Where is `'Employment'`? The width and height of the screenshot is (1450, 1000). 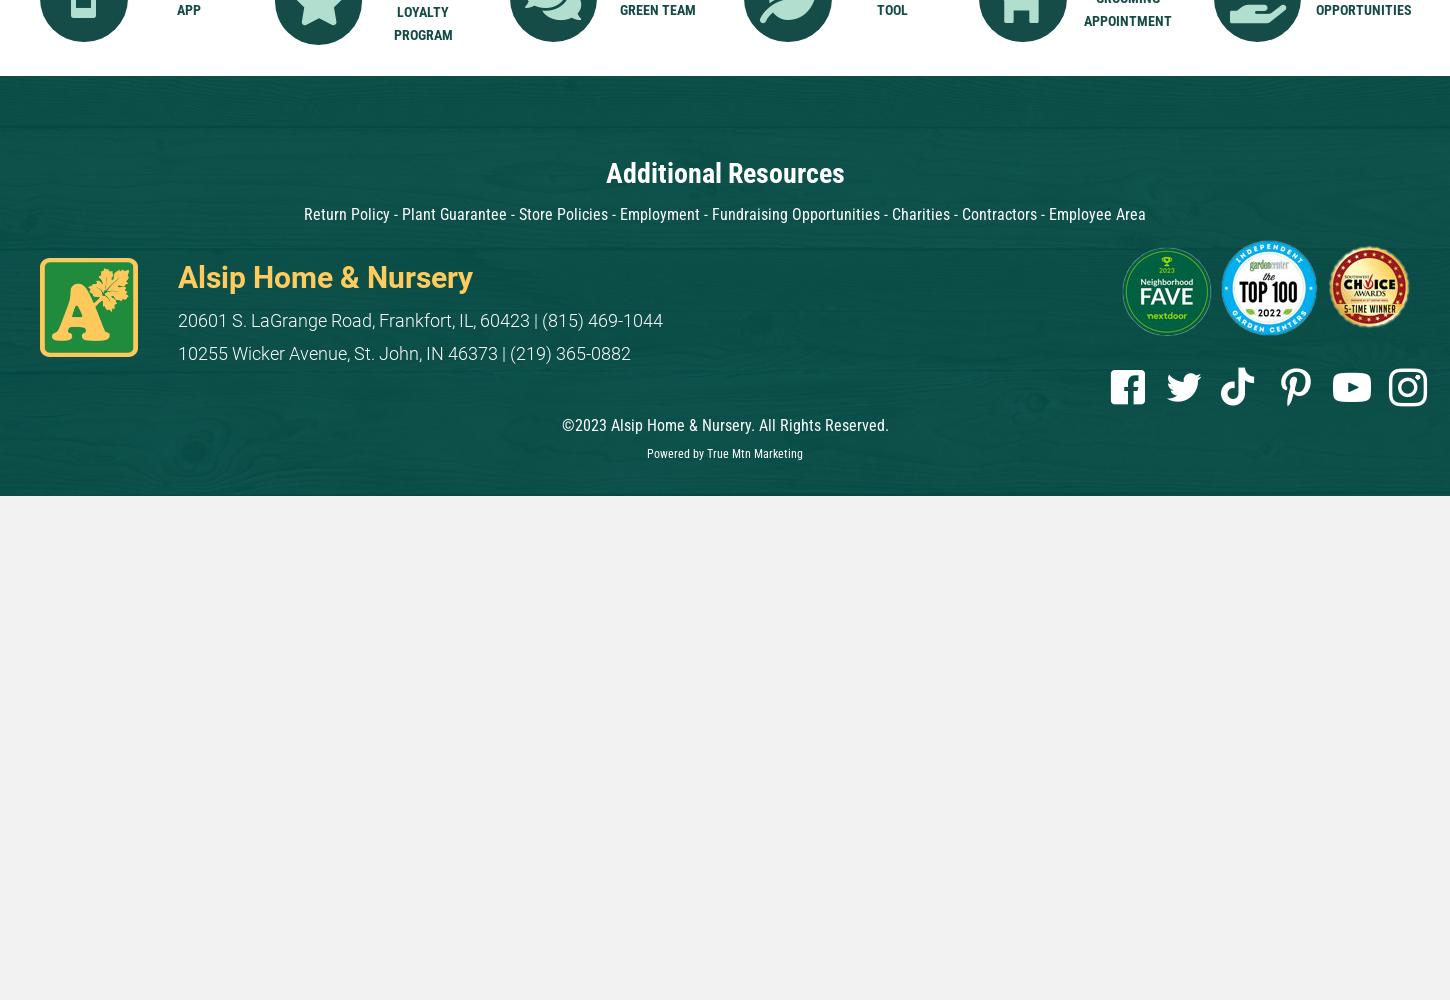 'Employment' is located at coordinates (659, 213).